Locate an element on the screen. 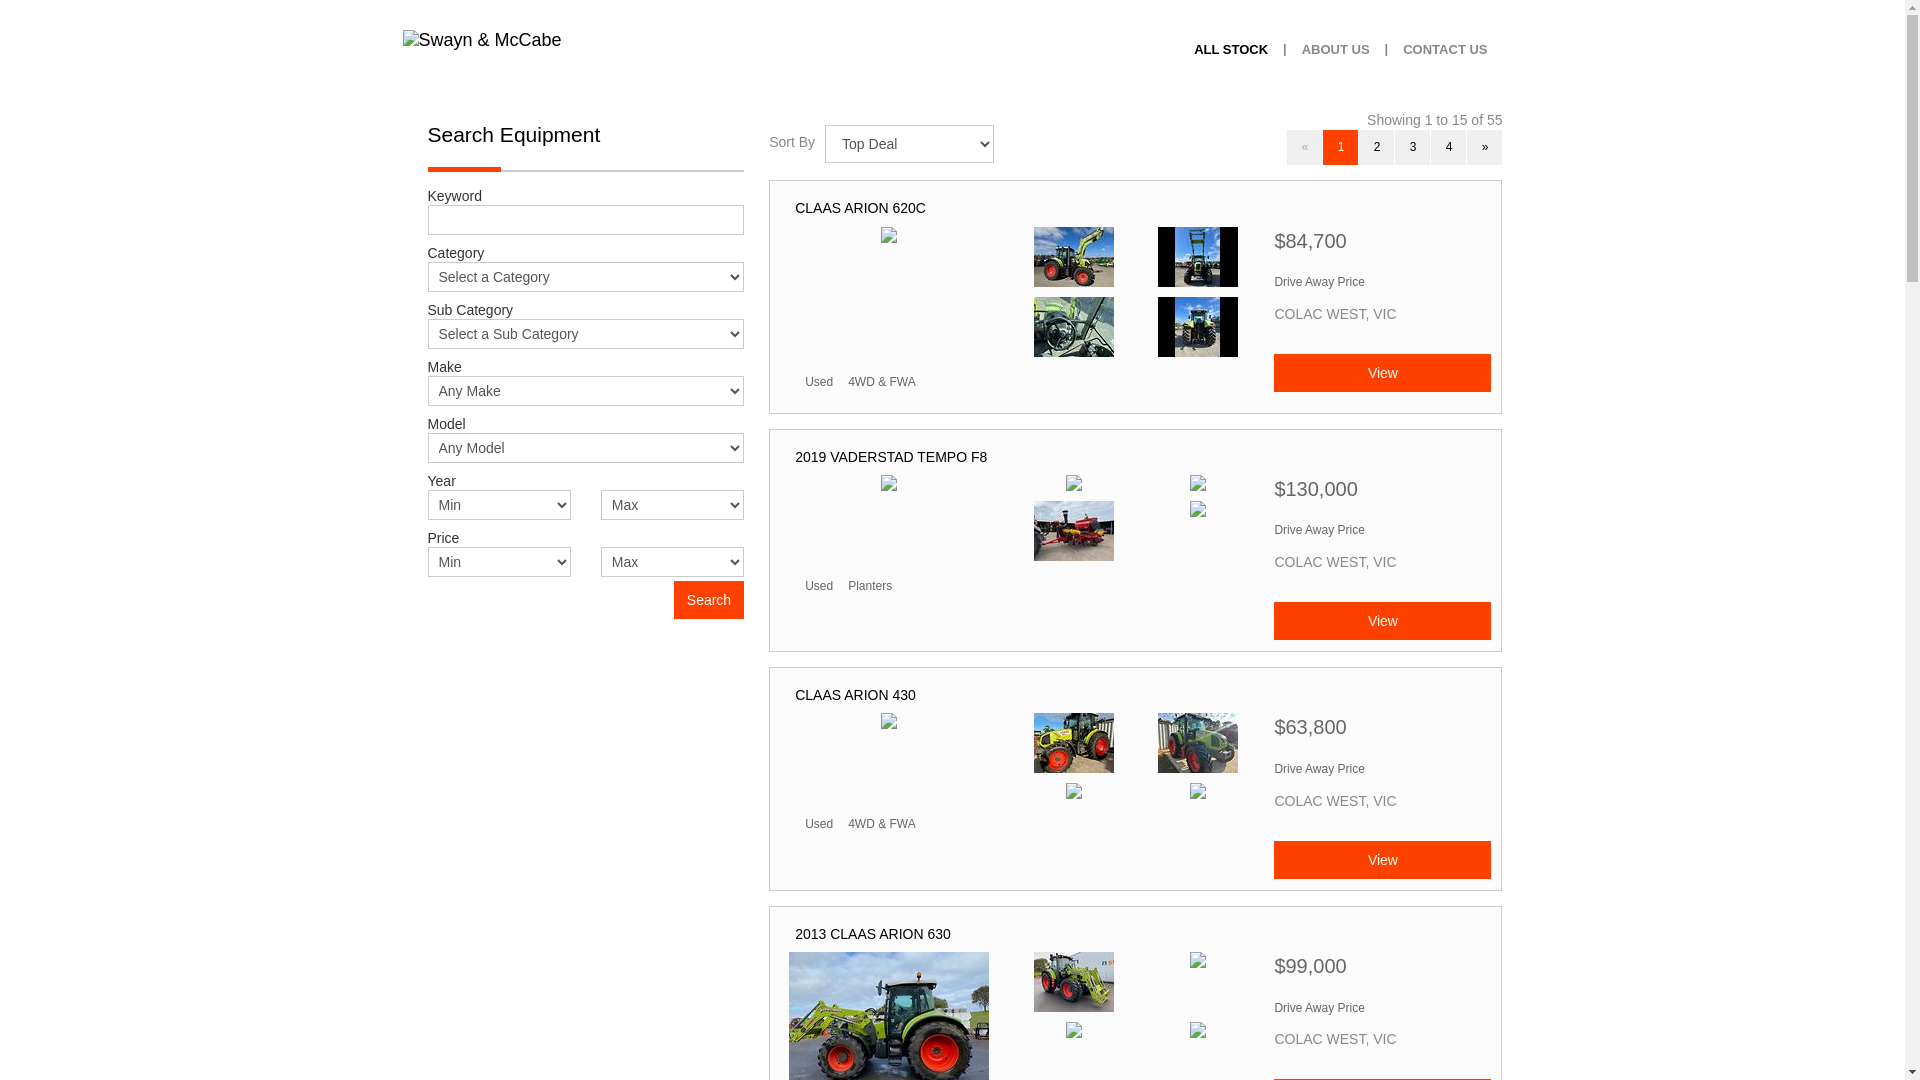  'Drive Away Price' is located at coordinates (1319, 281).